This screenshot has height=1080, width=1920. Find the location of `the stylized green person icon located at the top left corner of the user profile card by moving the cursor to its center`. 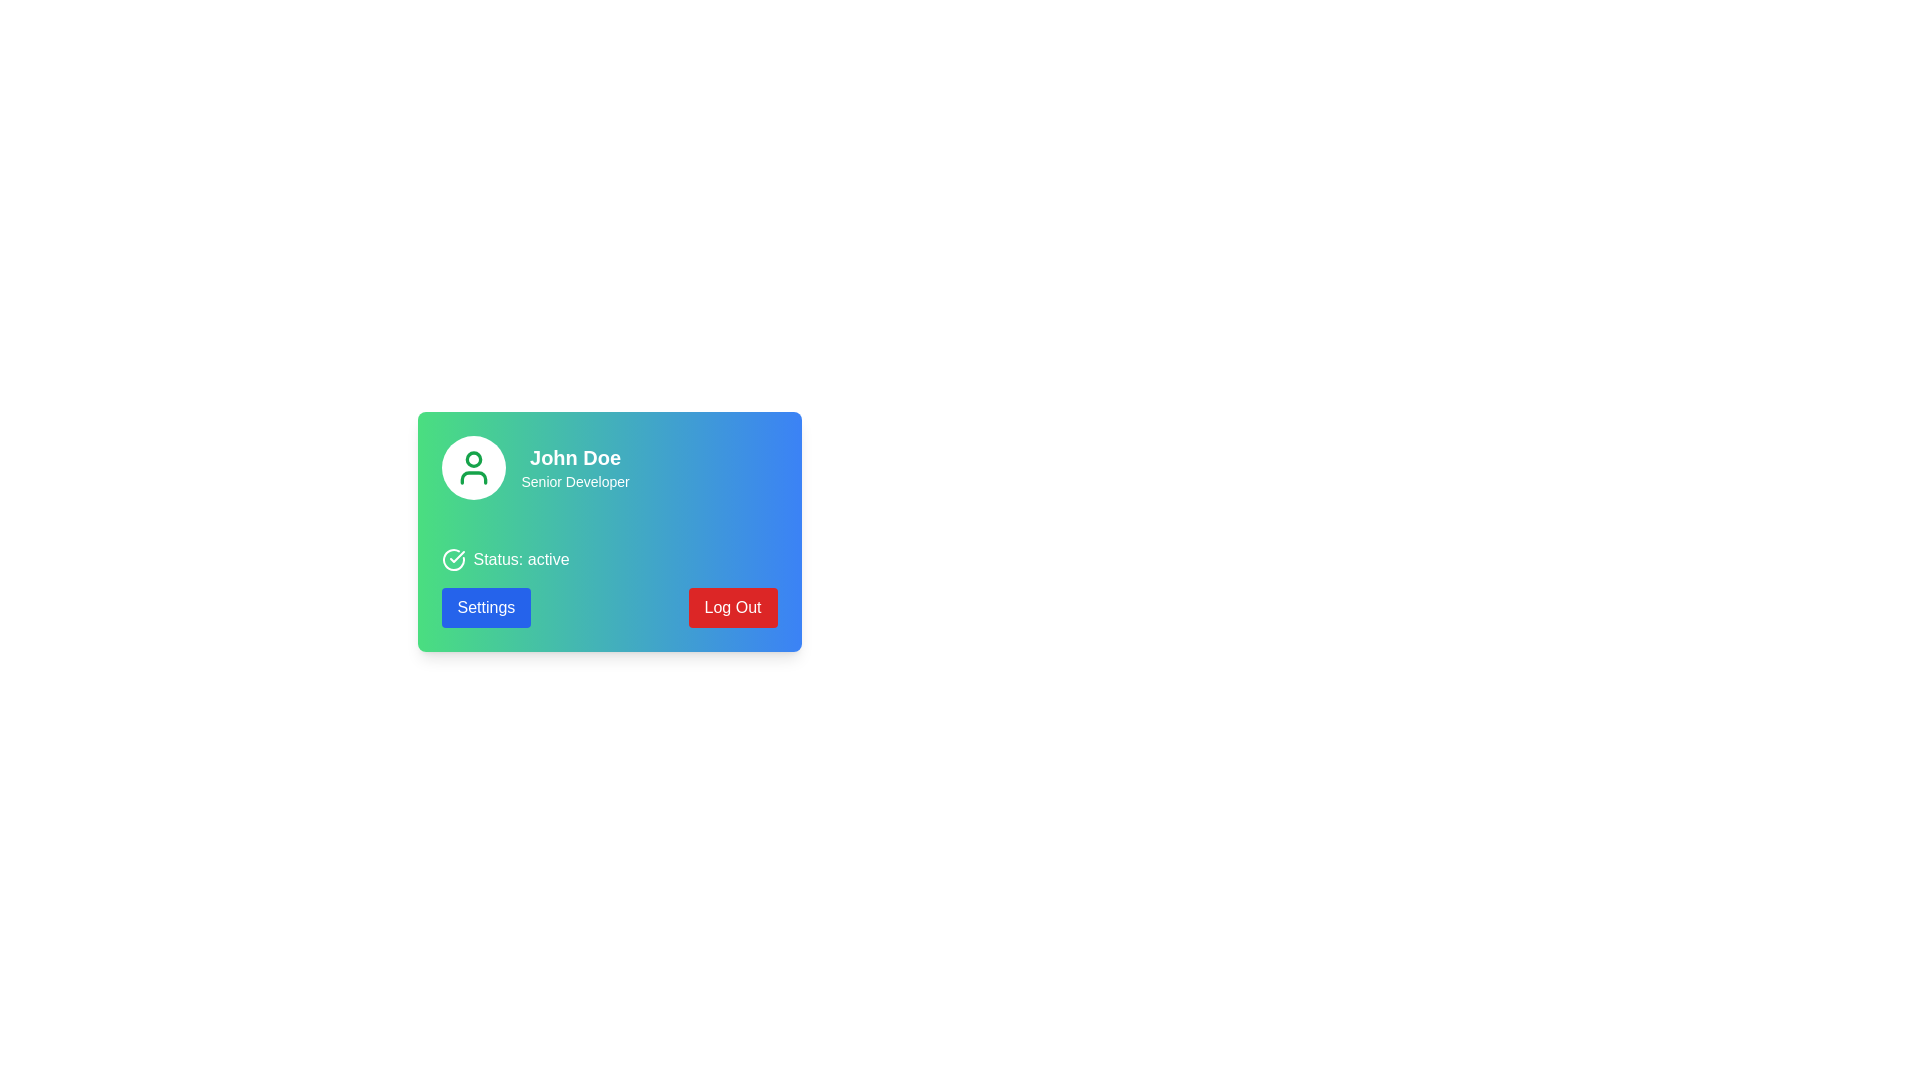

the stylized green person icon located at the top left corner of the user profile card by moving the cursor to its center is located at coordinates (472, 467).